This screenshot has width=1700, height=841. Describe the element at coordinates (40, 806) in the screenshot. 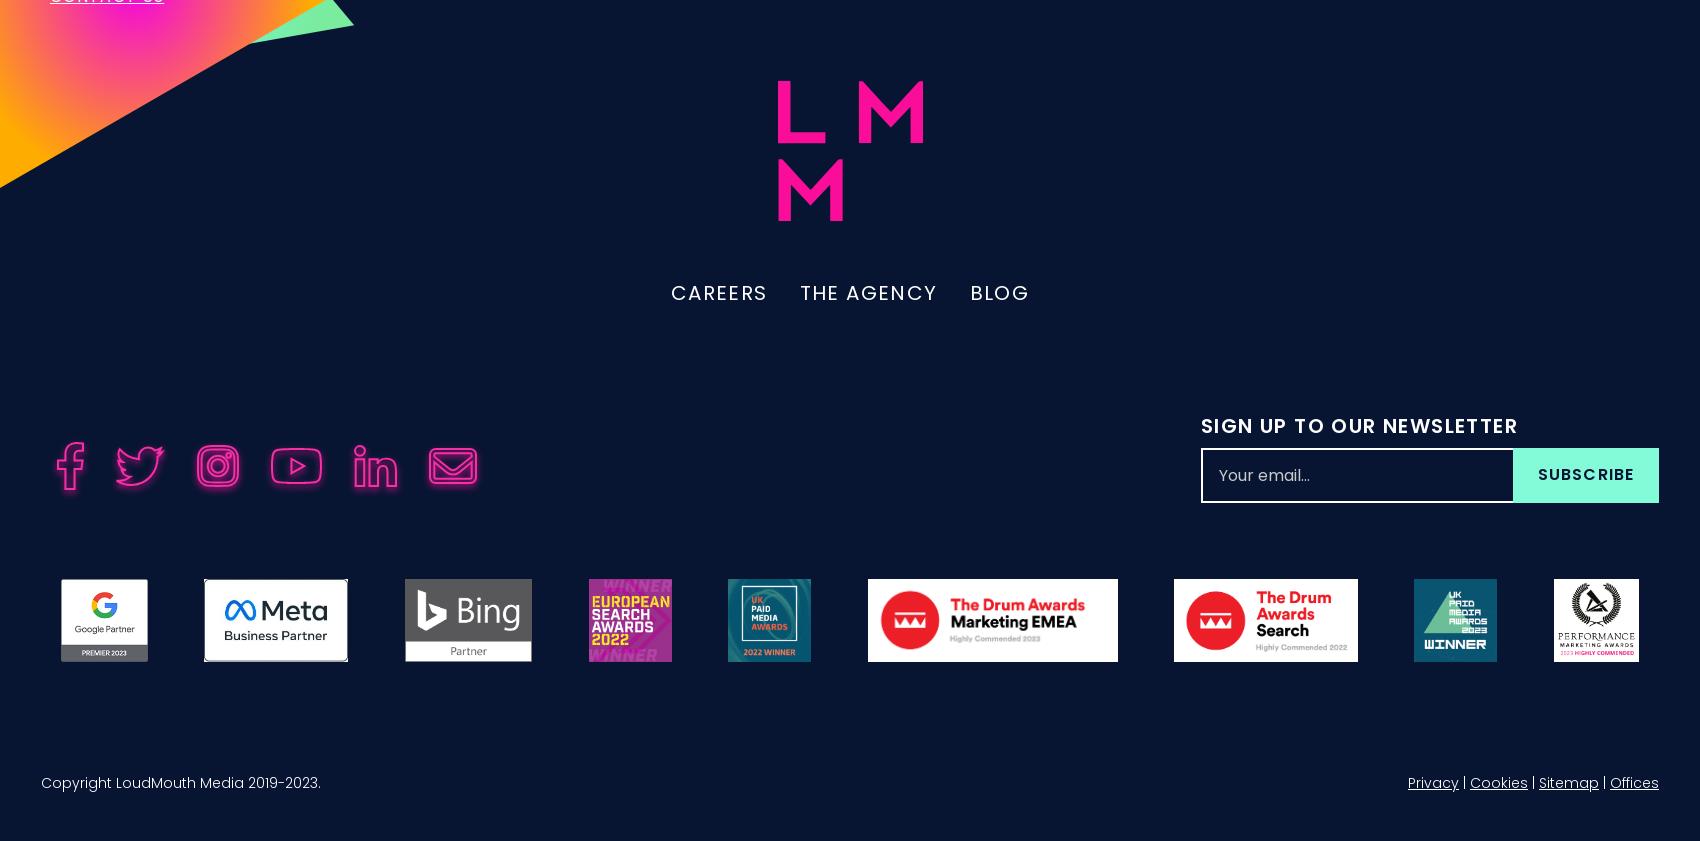

I see `'Copyright LoudMouth Media 2019-2023.'` at that location.